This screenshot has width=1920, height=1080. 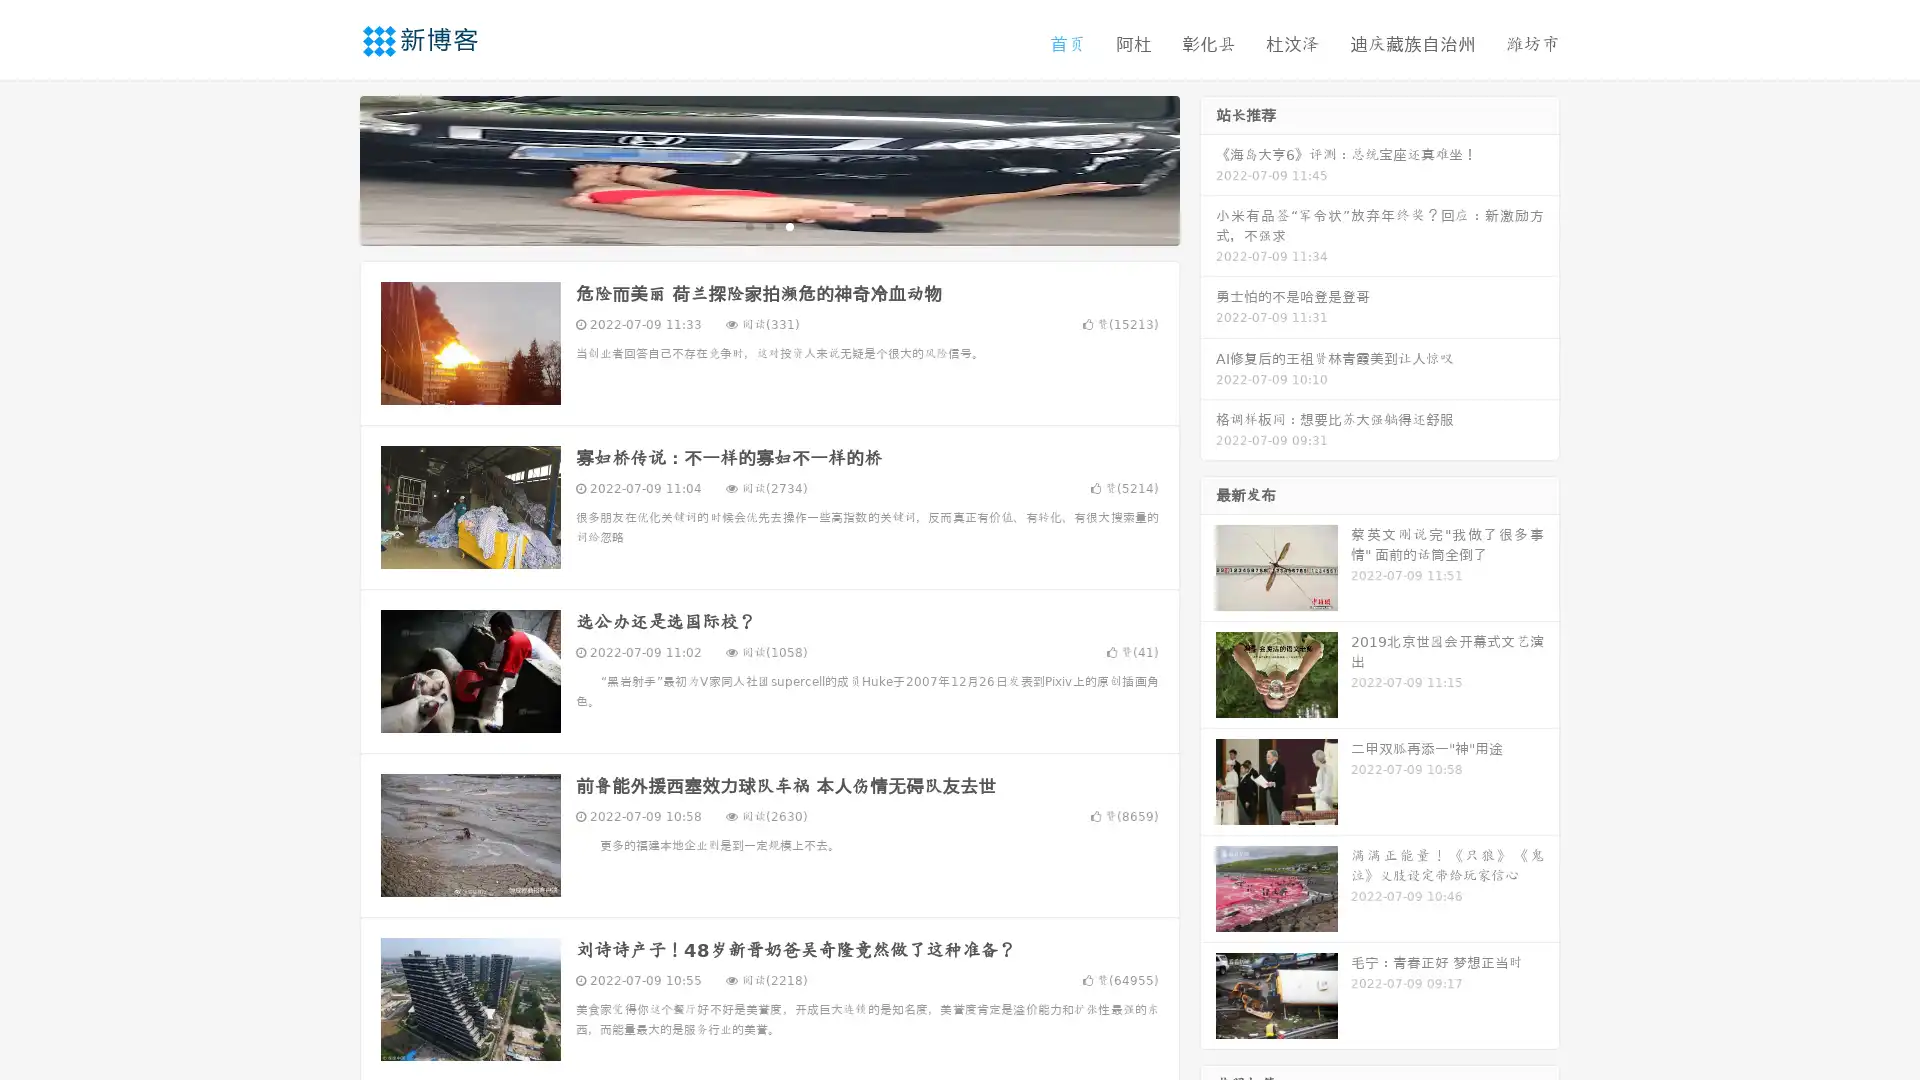 I want to click on Next slide, so click(x=1208, y=168).